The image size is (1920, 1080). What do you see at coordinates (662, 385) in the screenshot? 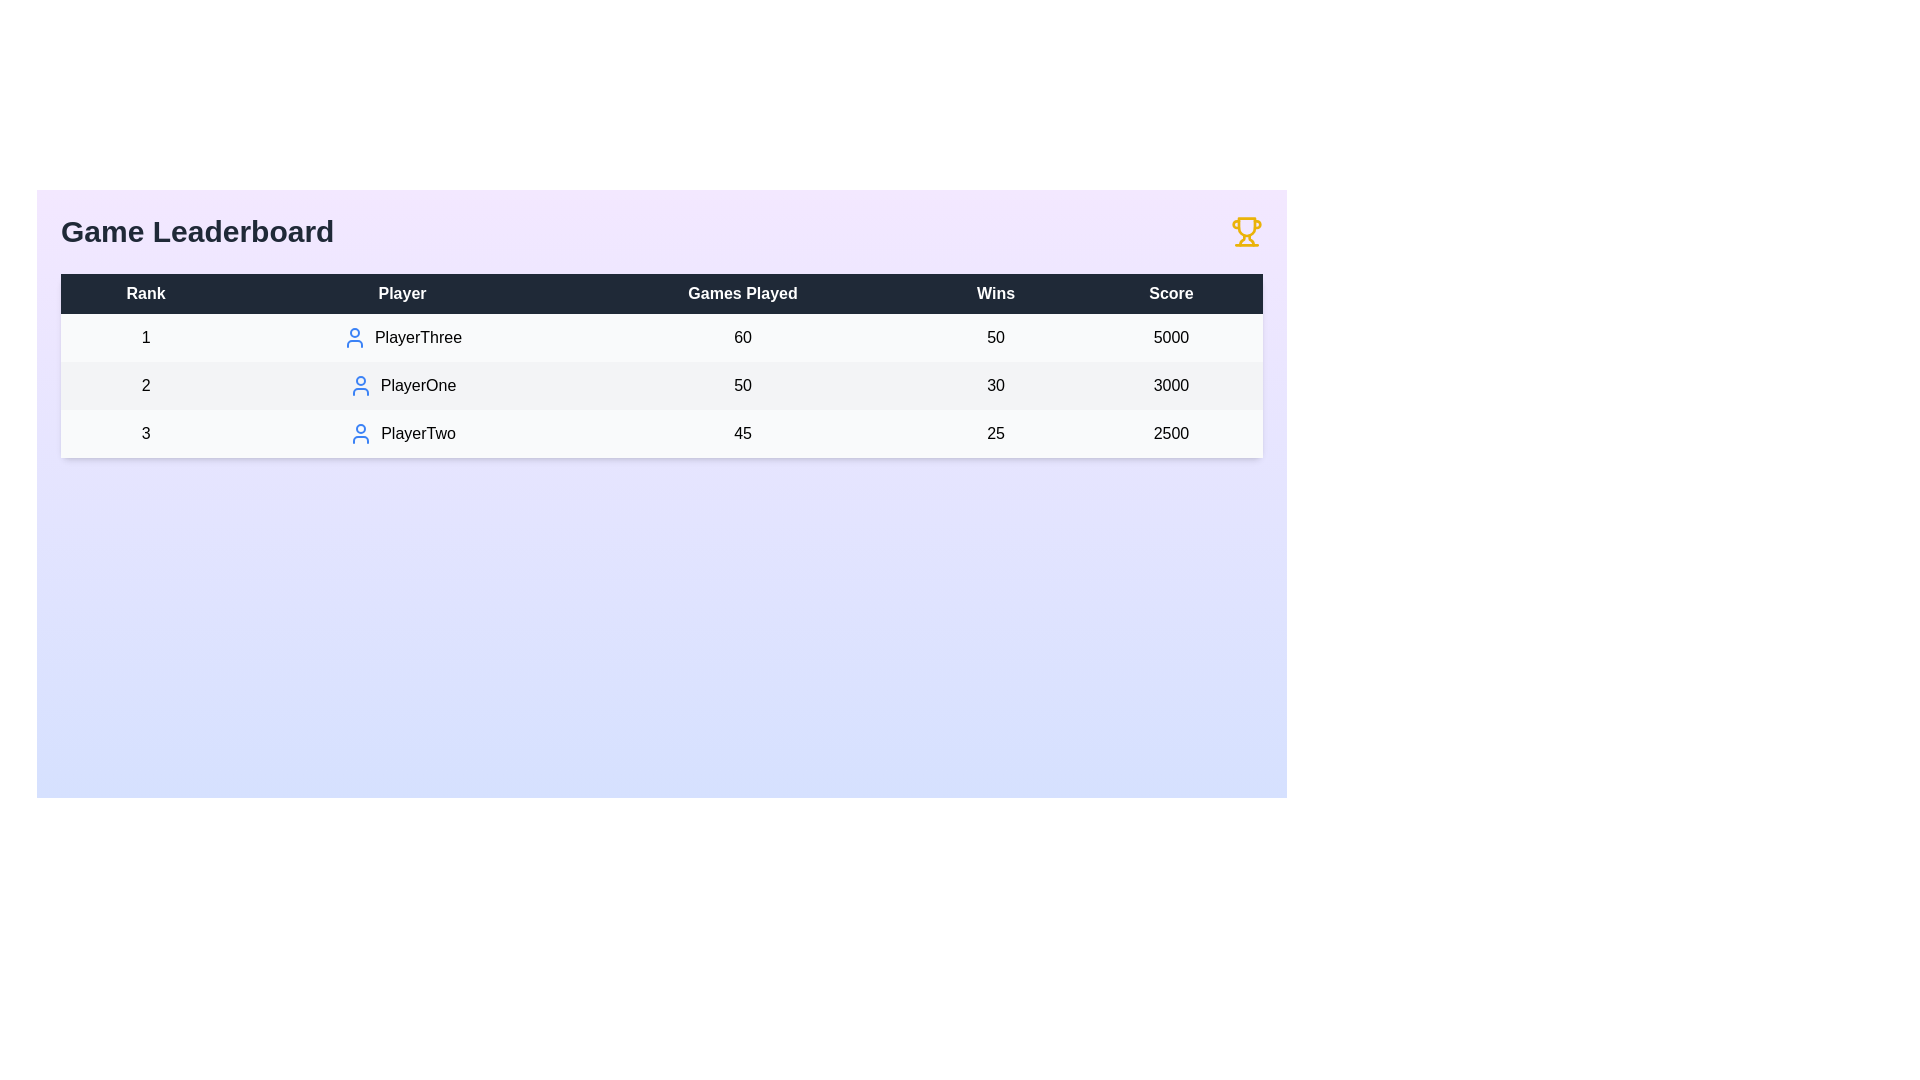
I see `the second row in the leaderboard table that summarizes the performance metrics of 'PlayerOne'` at bounding box center [662, 385].